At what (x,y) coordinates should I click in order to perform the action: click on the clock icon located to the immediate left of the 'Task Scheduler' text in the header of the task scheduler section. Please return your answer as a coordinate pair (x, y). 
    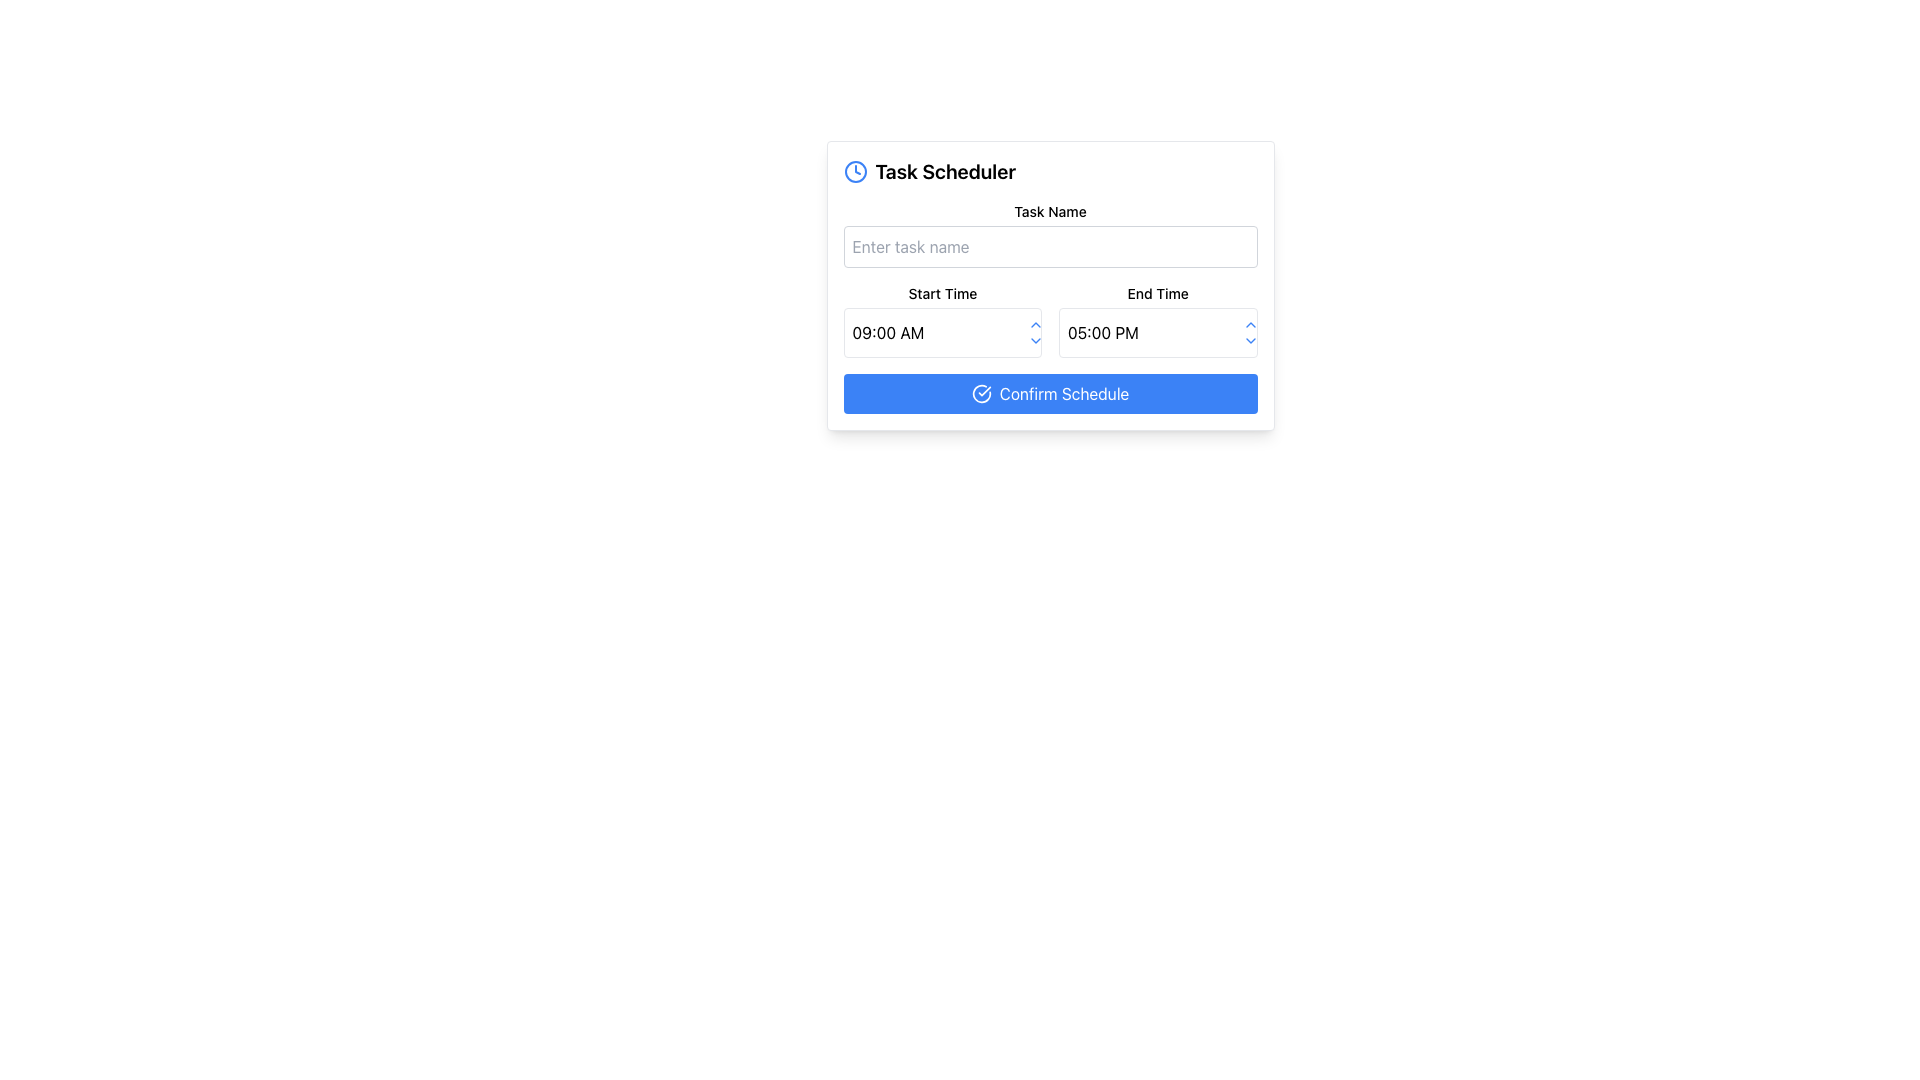
    Looking at the image, I should click on (855, 171).